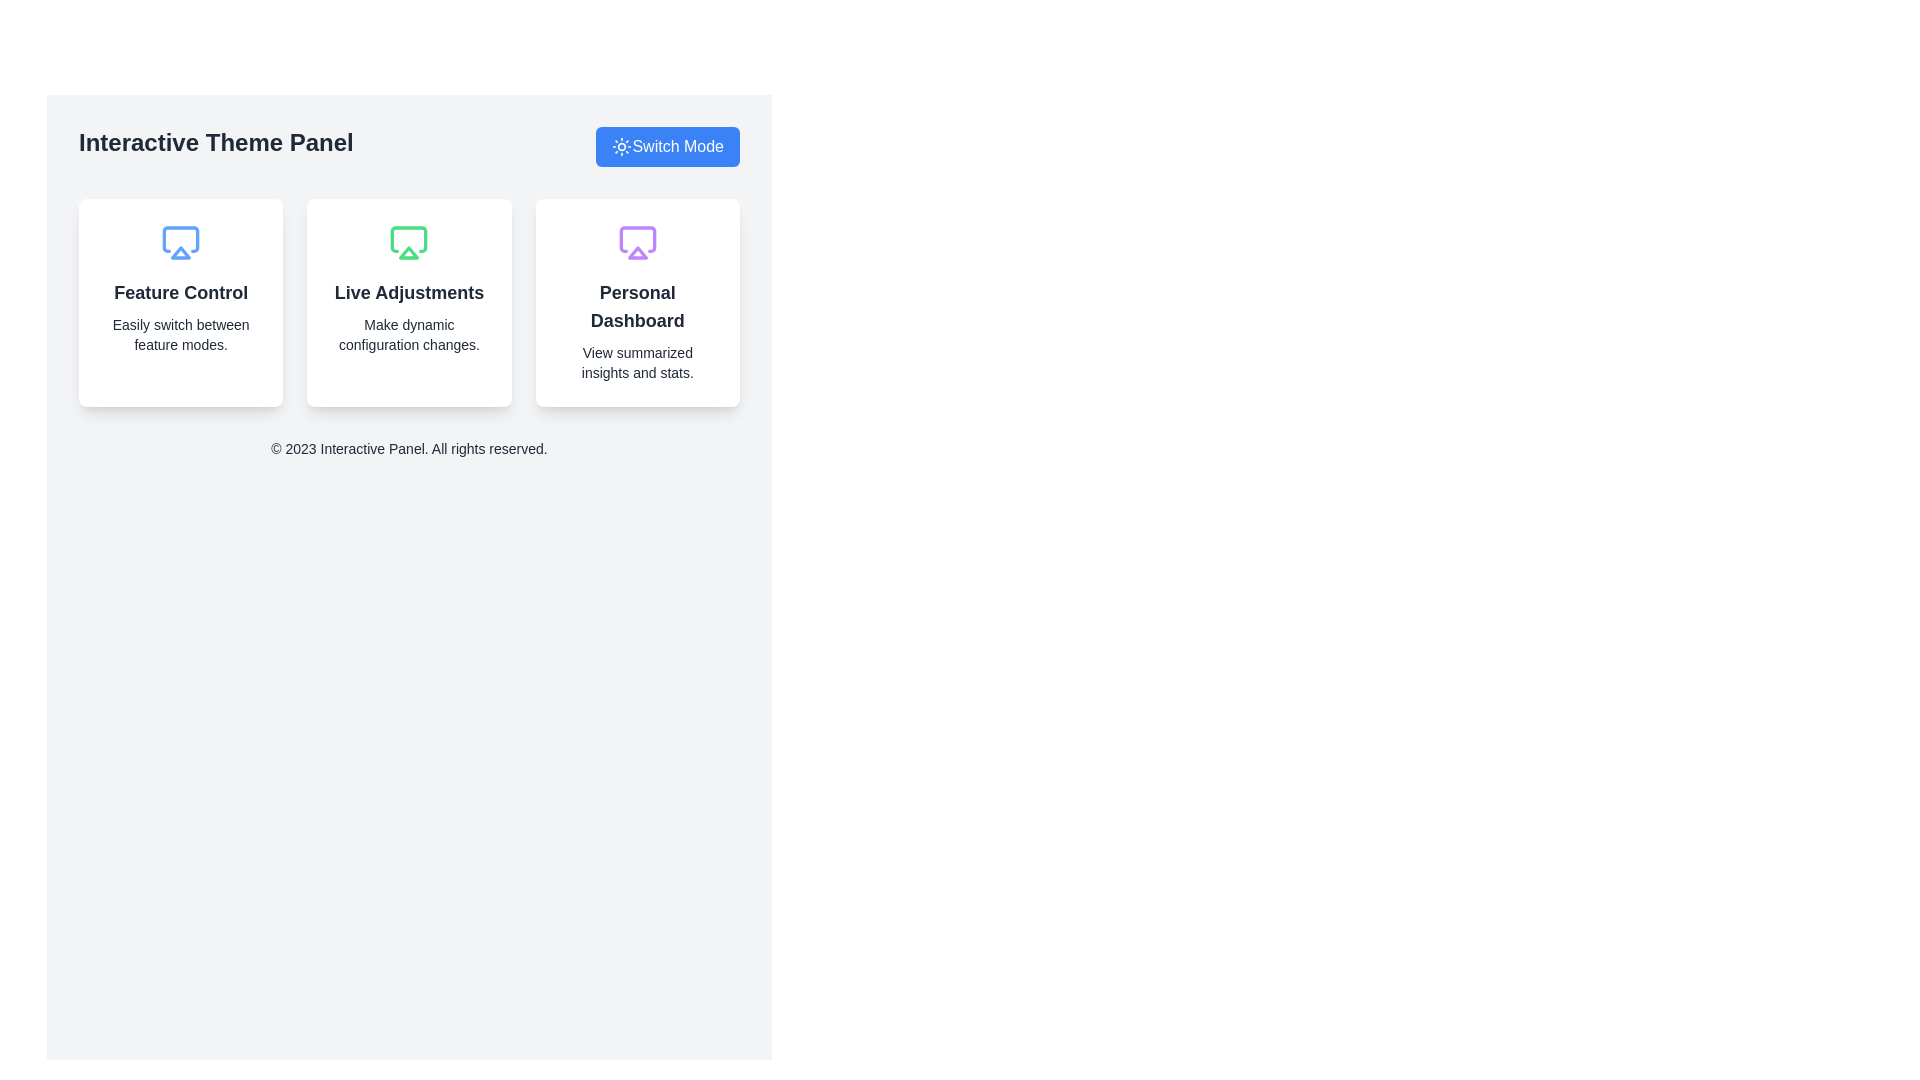 This screenshot has height=1080, width=1920. What do you see at coordinates (636, 242) in the screenshot?
I see `the 'Personal Dashboard' icon located at the top center of the 'Personal Dashboard' card, which is visually represented among similar icons for adjacent features` at bounding box center [636, 242].